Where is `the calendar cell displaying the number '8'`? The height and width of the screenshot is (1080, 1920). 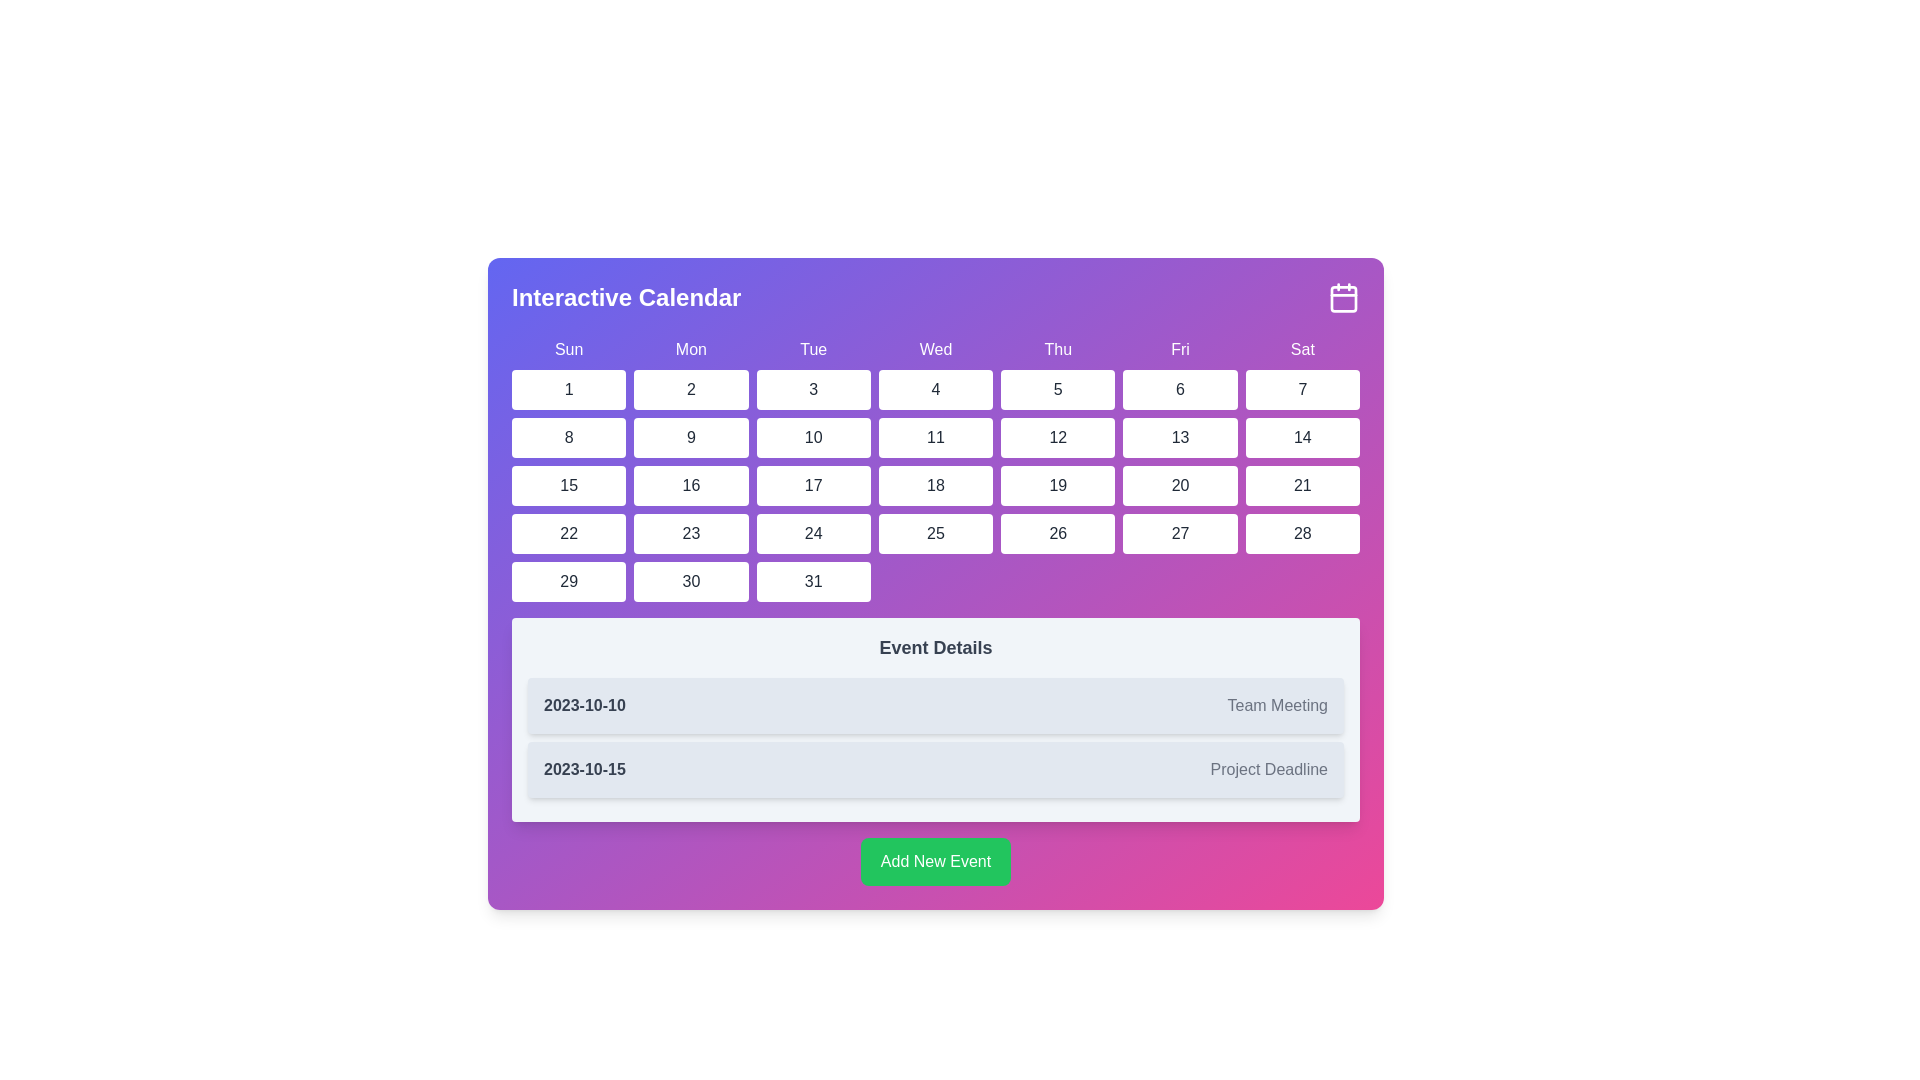
the calendar cell displaying the number '8' is located at coordinates (568, 437).